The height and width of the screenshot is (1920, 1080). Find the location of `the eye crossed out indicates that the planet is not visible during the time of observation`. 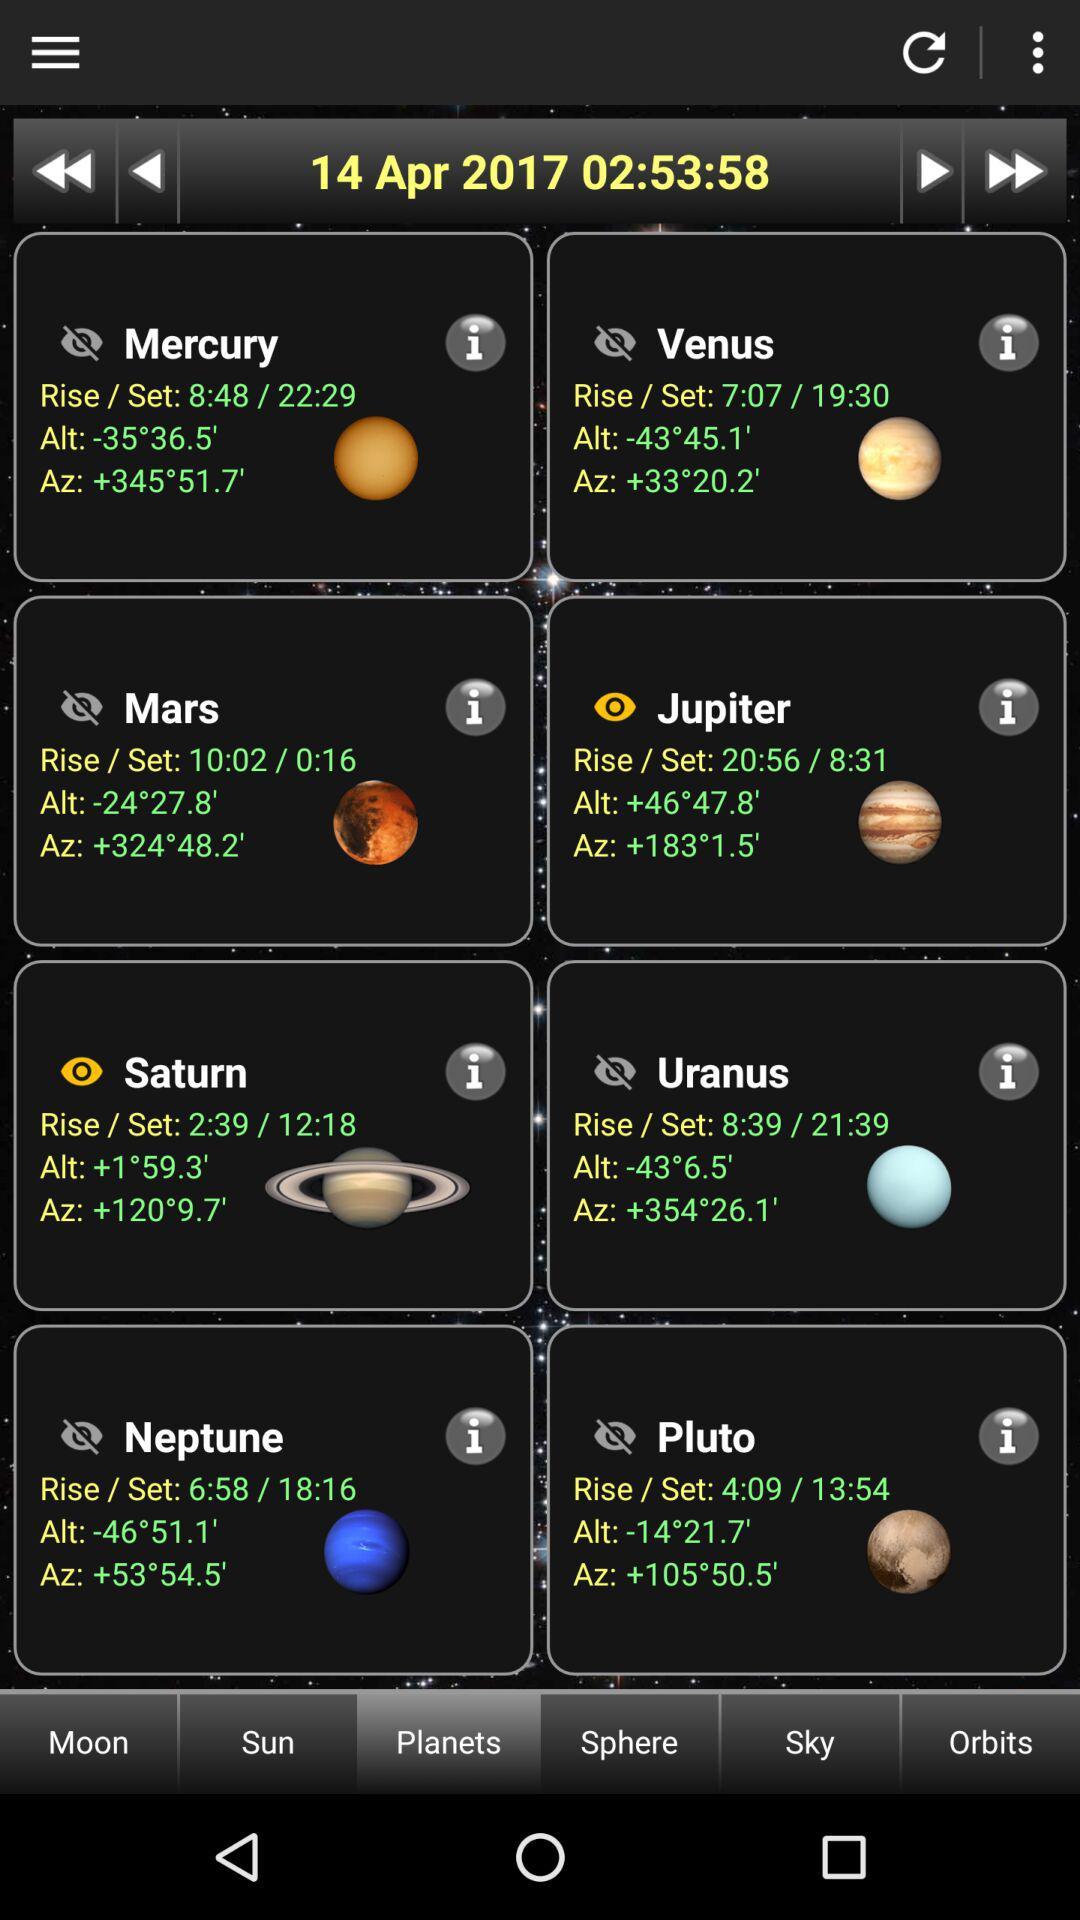

the eye crossed out indicates that the planet is not visible during the time of observation is located at coordinates (613, 342).